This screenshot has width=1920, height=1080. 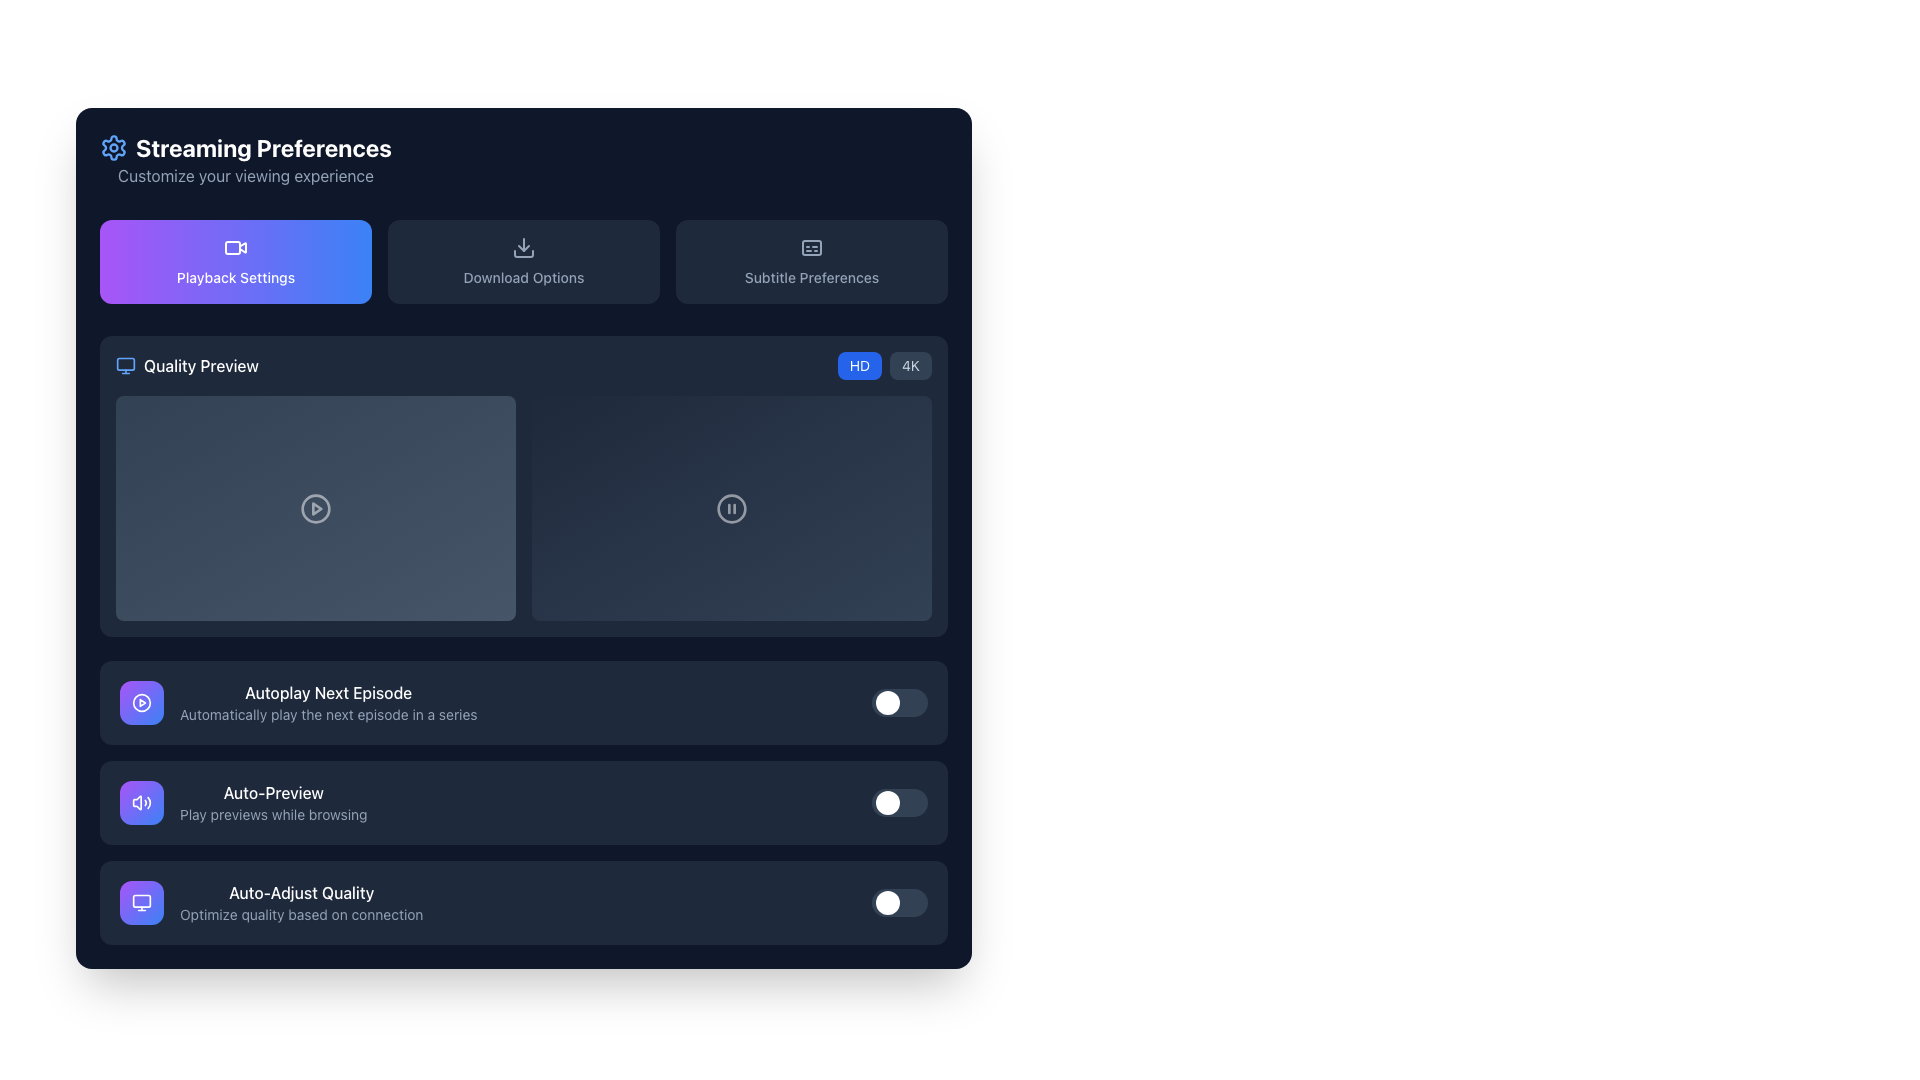 I want to click on the gear-like icon with a blue outline adjacent to the 'Streaming Preferences' heading, so click(x=113, y=146).